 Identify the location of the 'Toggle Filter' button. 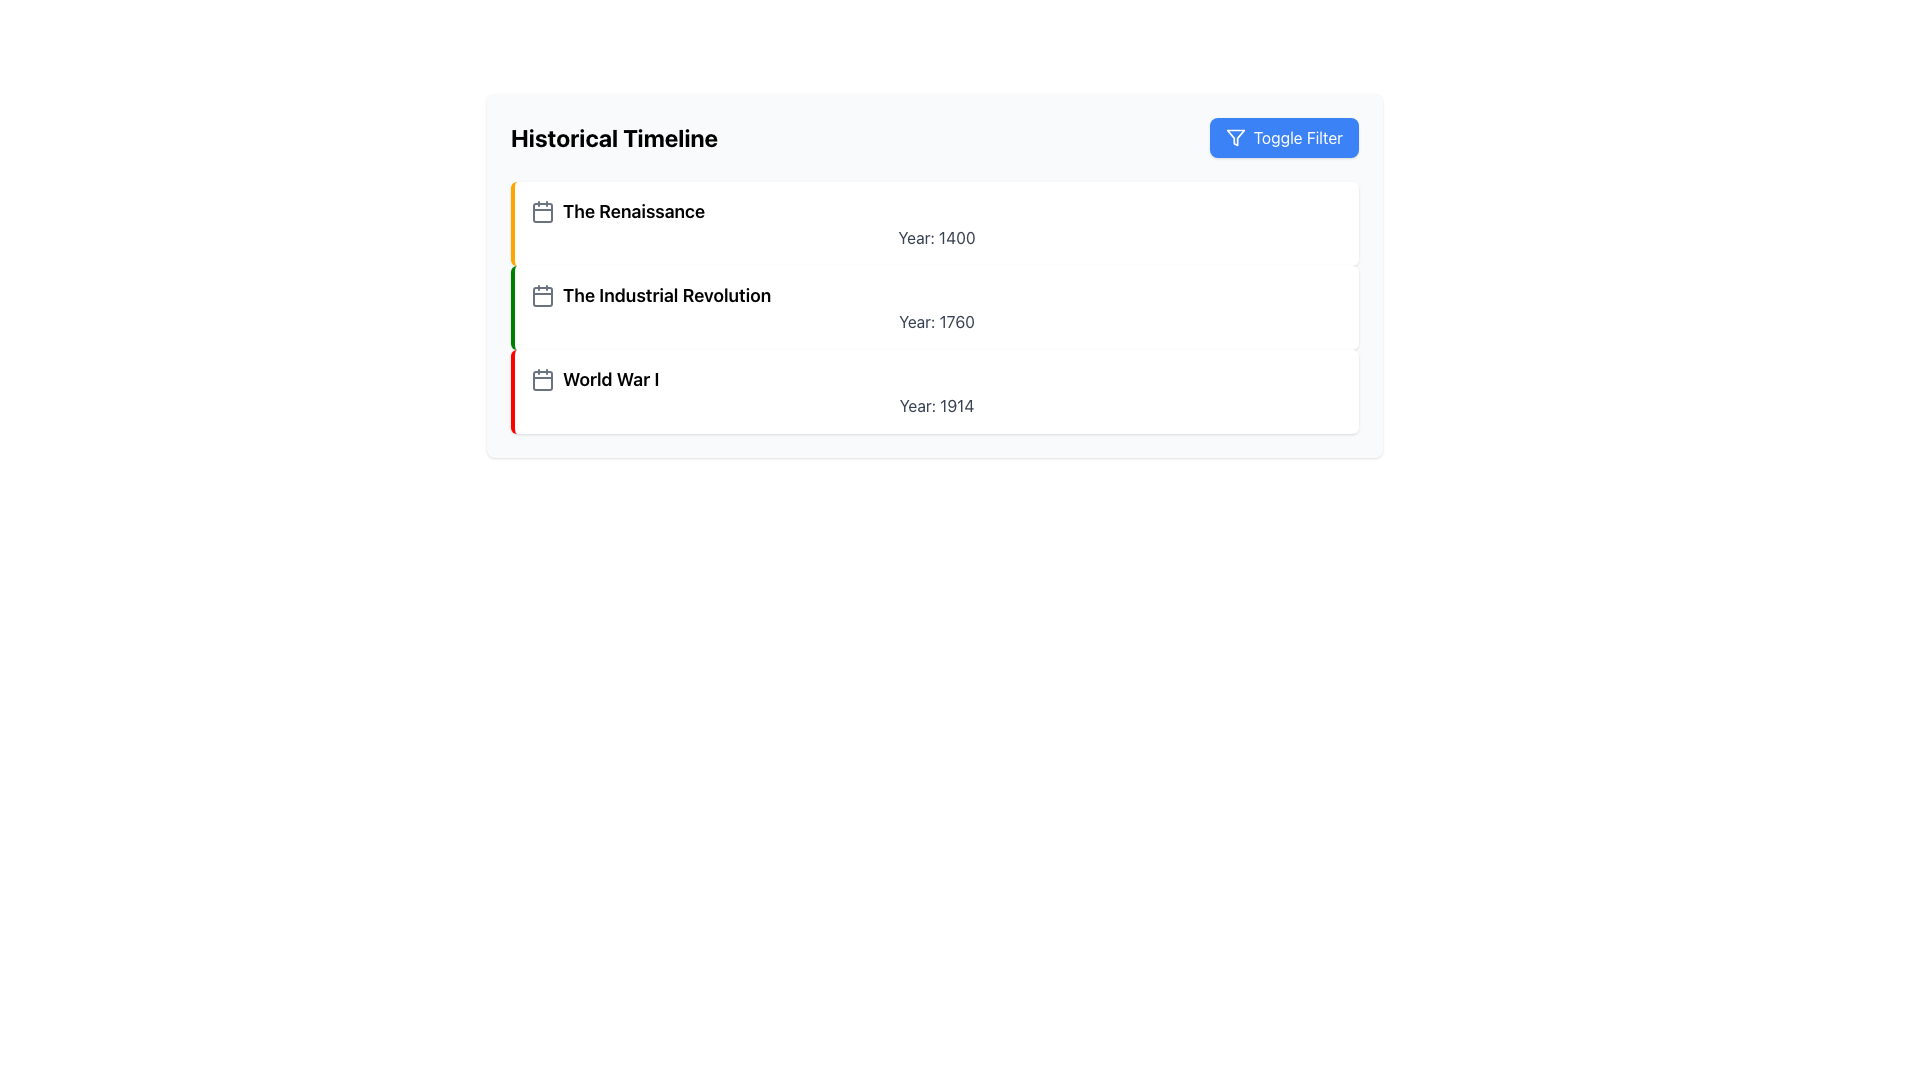
(1284, 137).